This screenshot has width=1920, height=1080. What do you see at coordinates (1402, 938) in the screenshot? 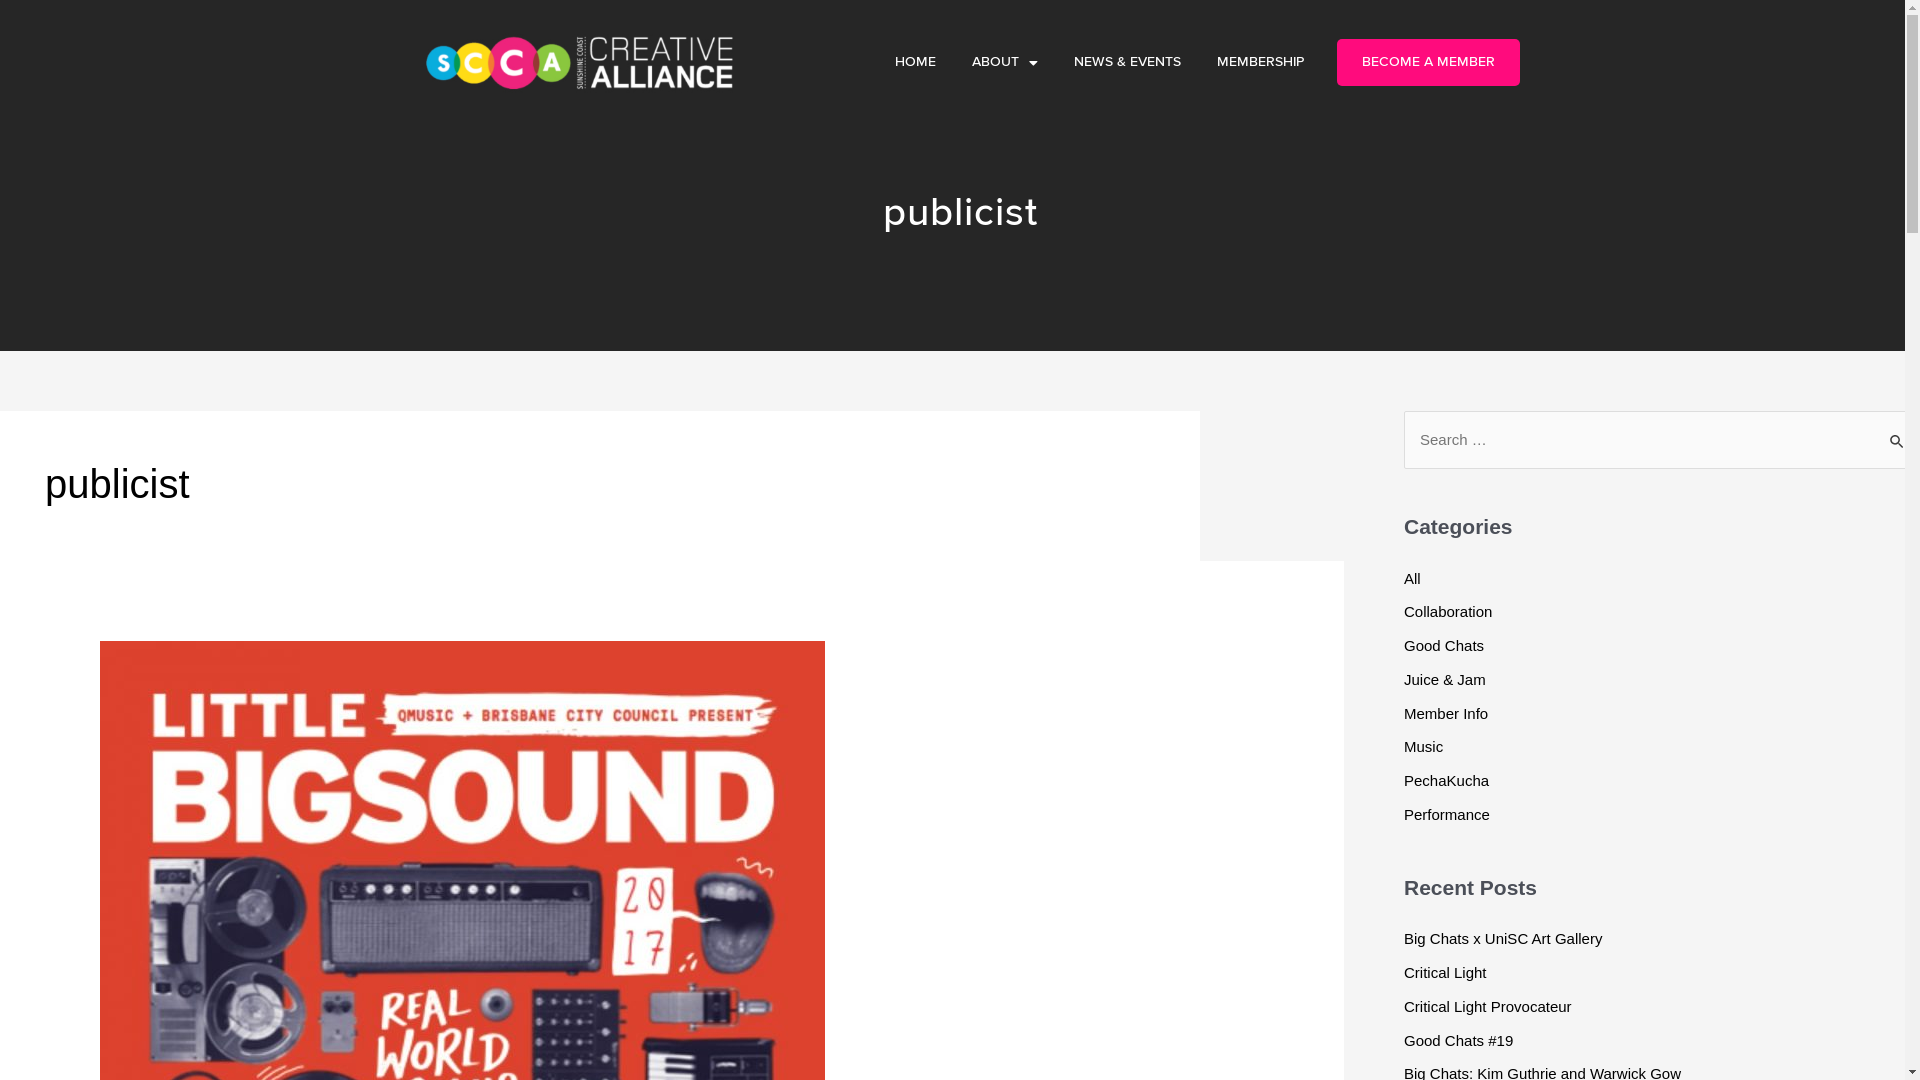
I see `'Big Chats x UniSC Art Gallery'` at bounding box center [1402, 938].